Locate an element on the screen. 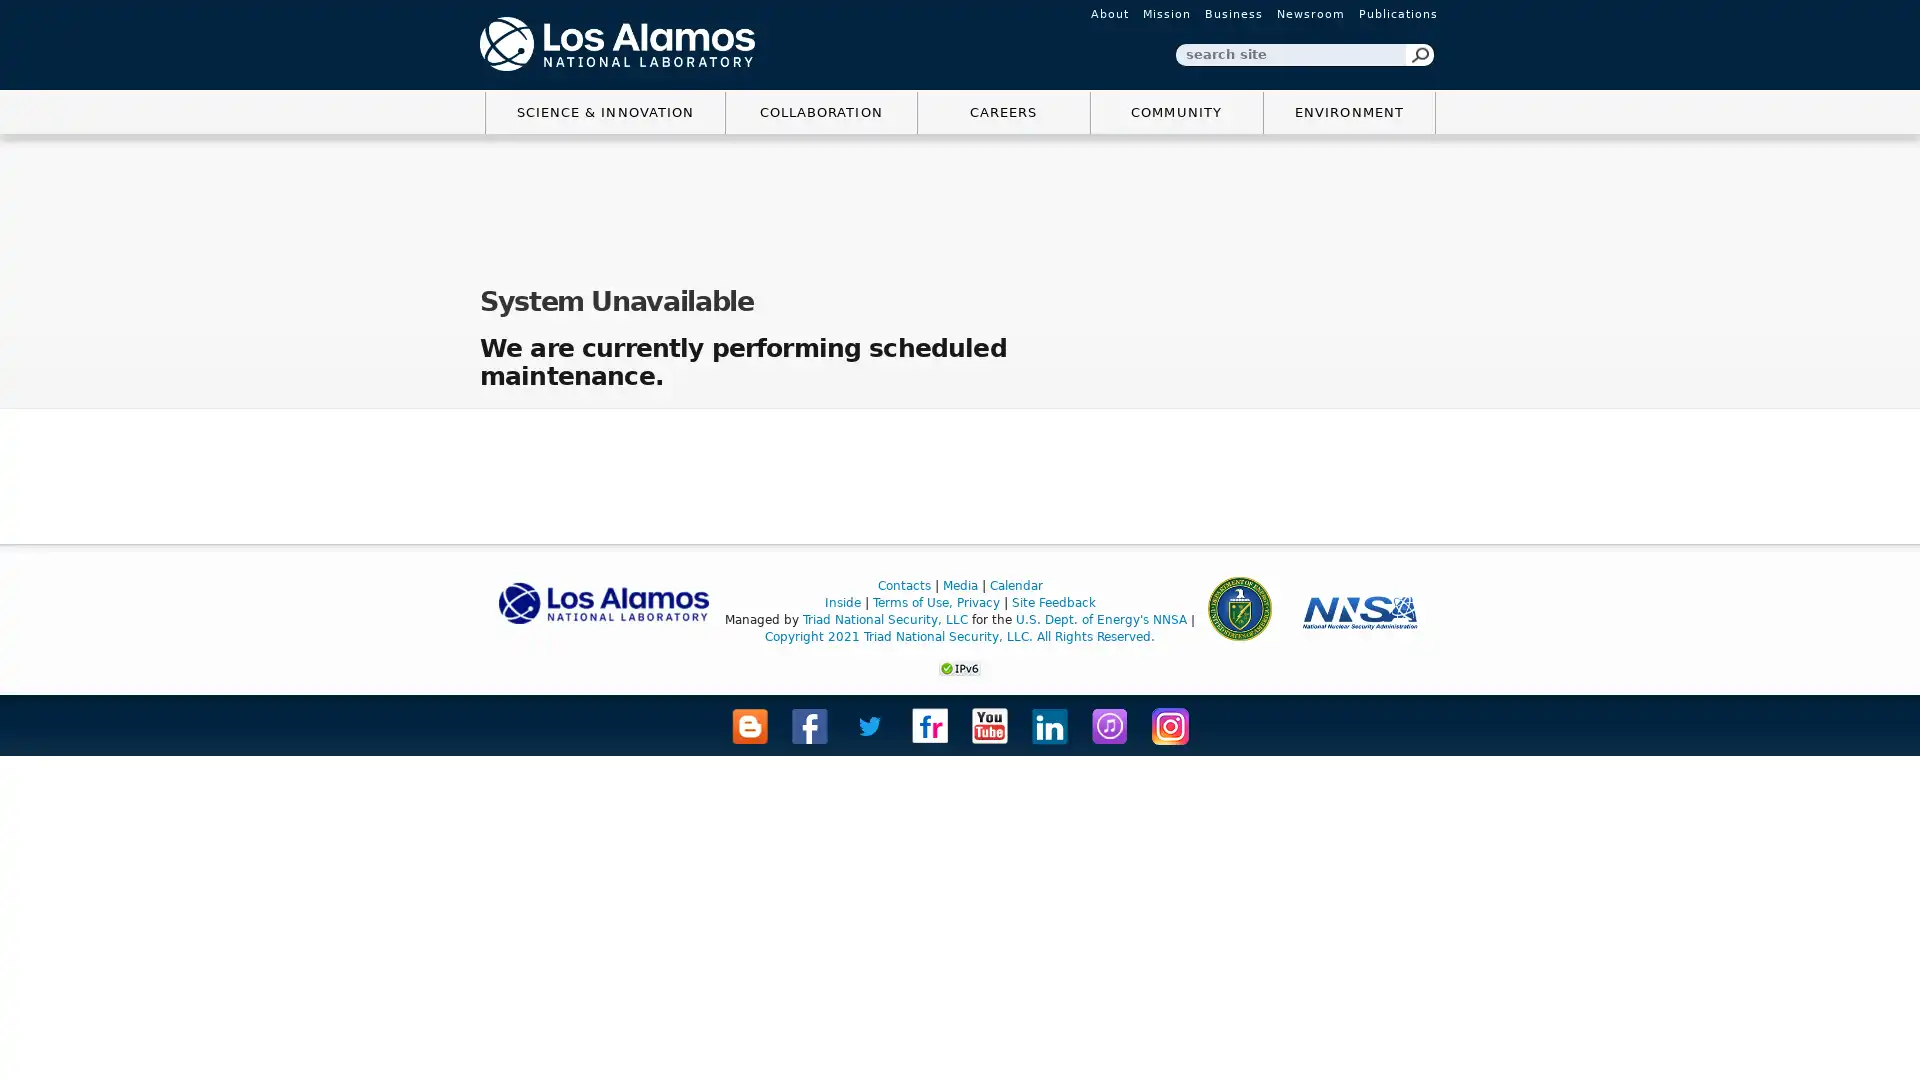  Search Button is located at coordinates (1419, 53).